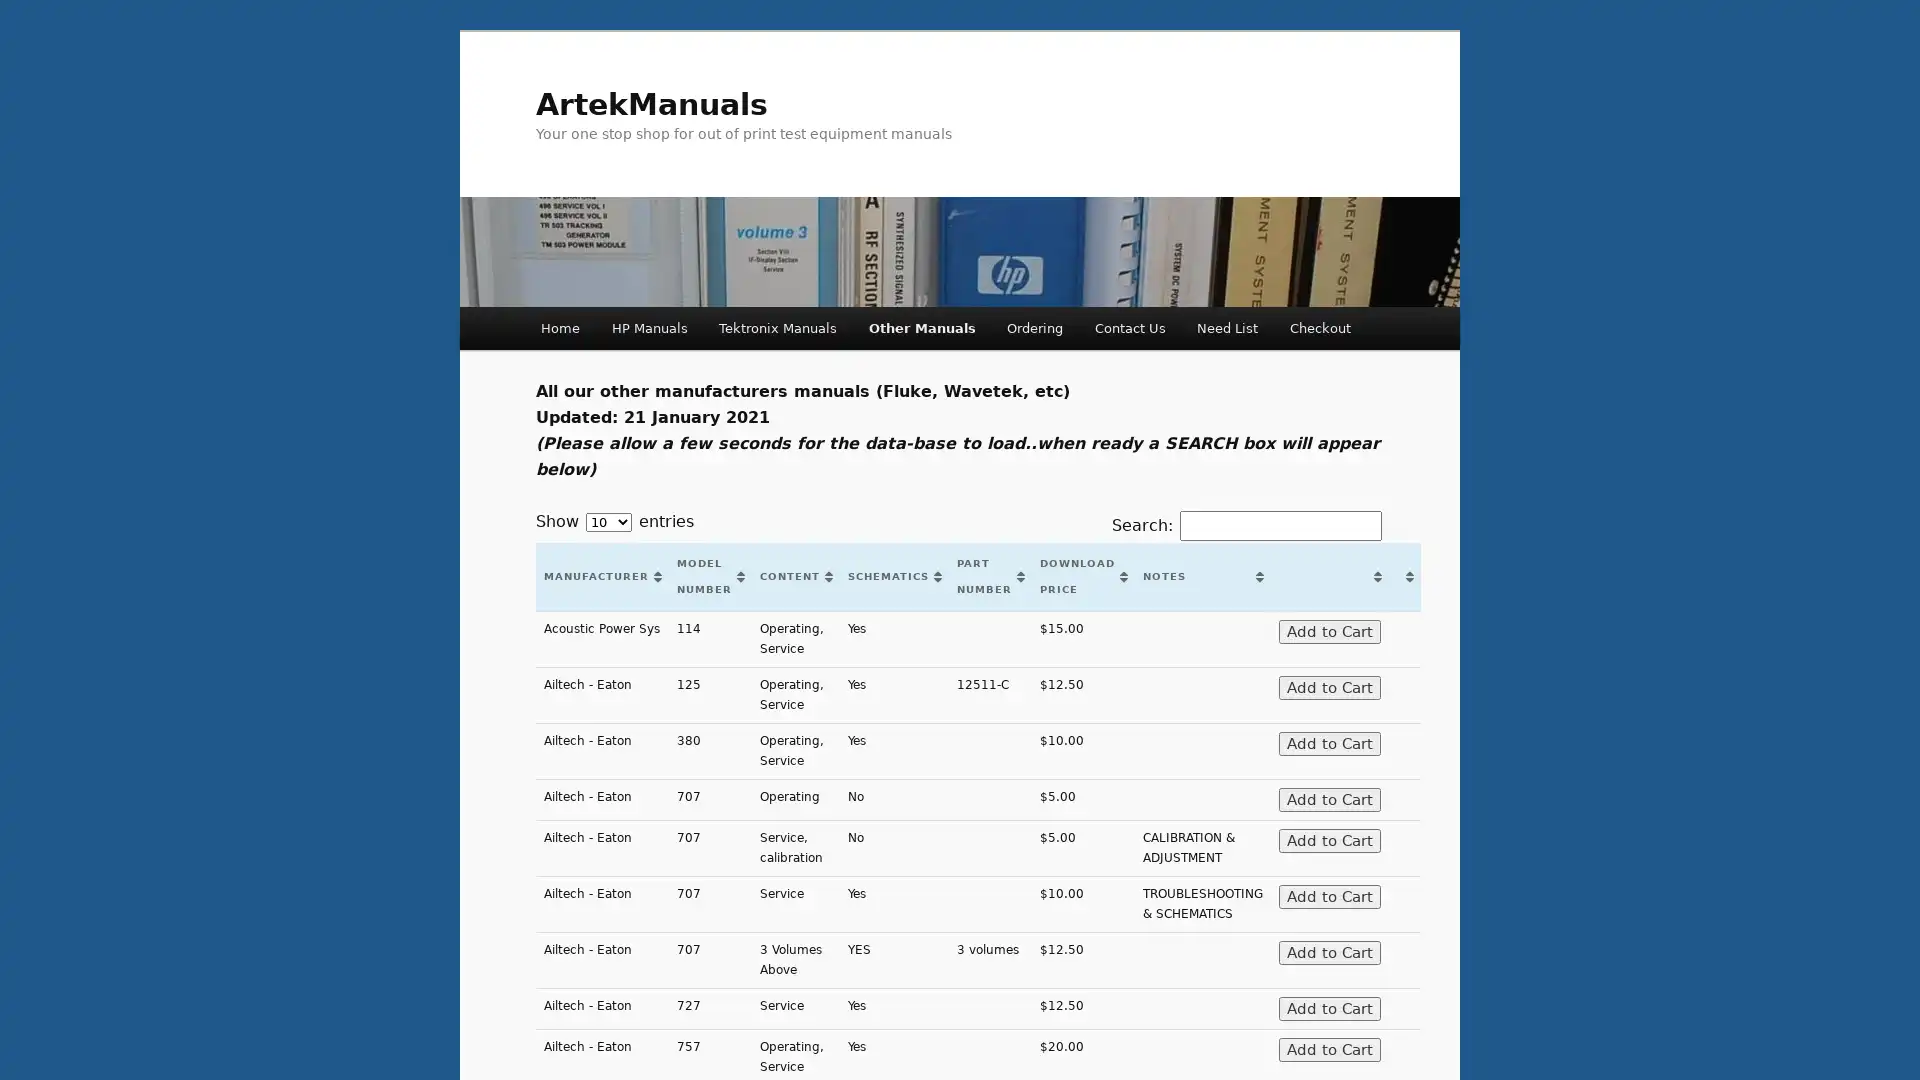 The height and width of the screenshot is (1080, 1920). I want to click on Add to Cart, so click(1329, 632).